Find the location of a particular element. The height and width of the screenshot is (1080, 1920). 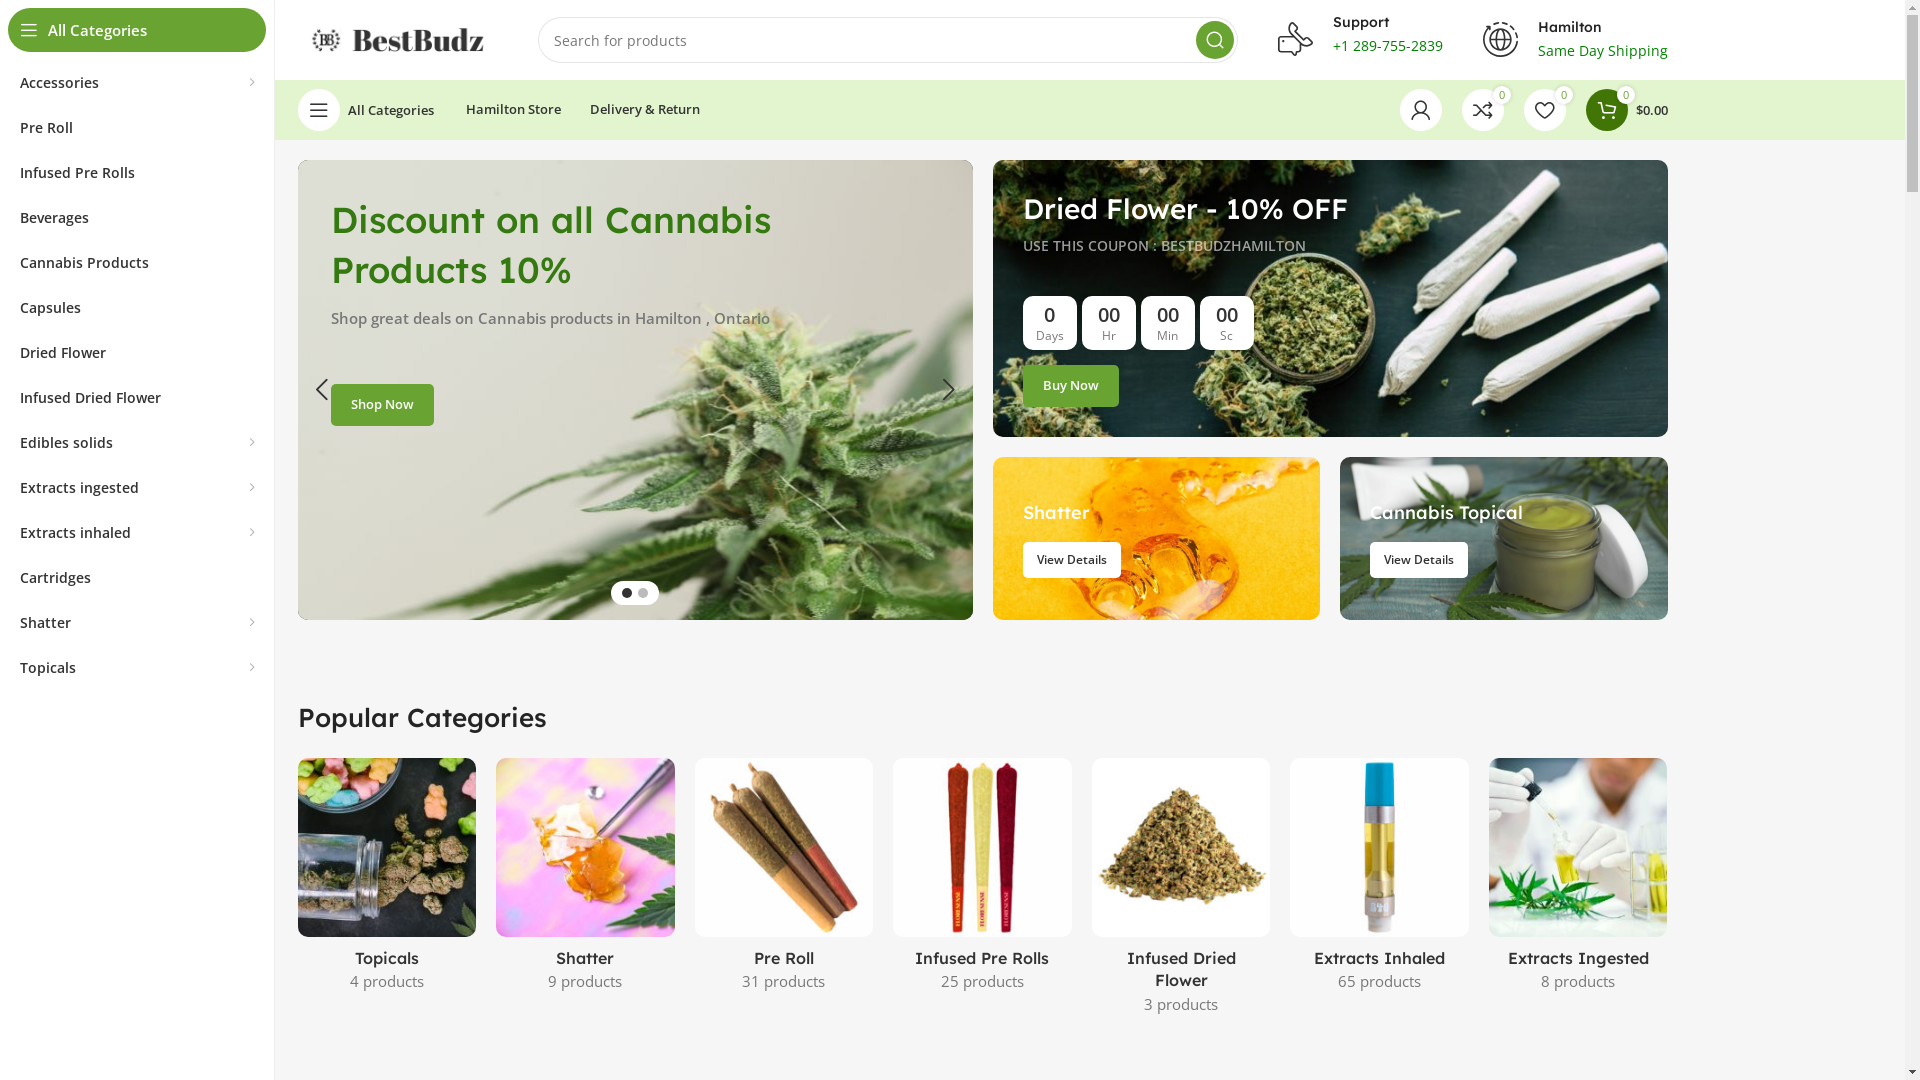

'25 products' is located at coordinates (982, 979).